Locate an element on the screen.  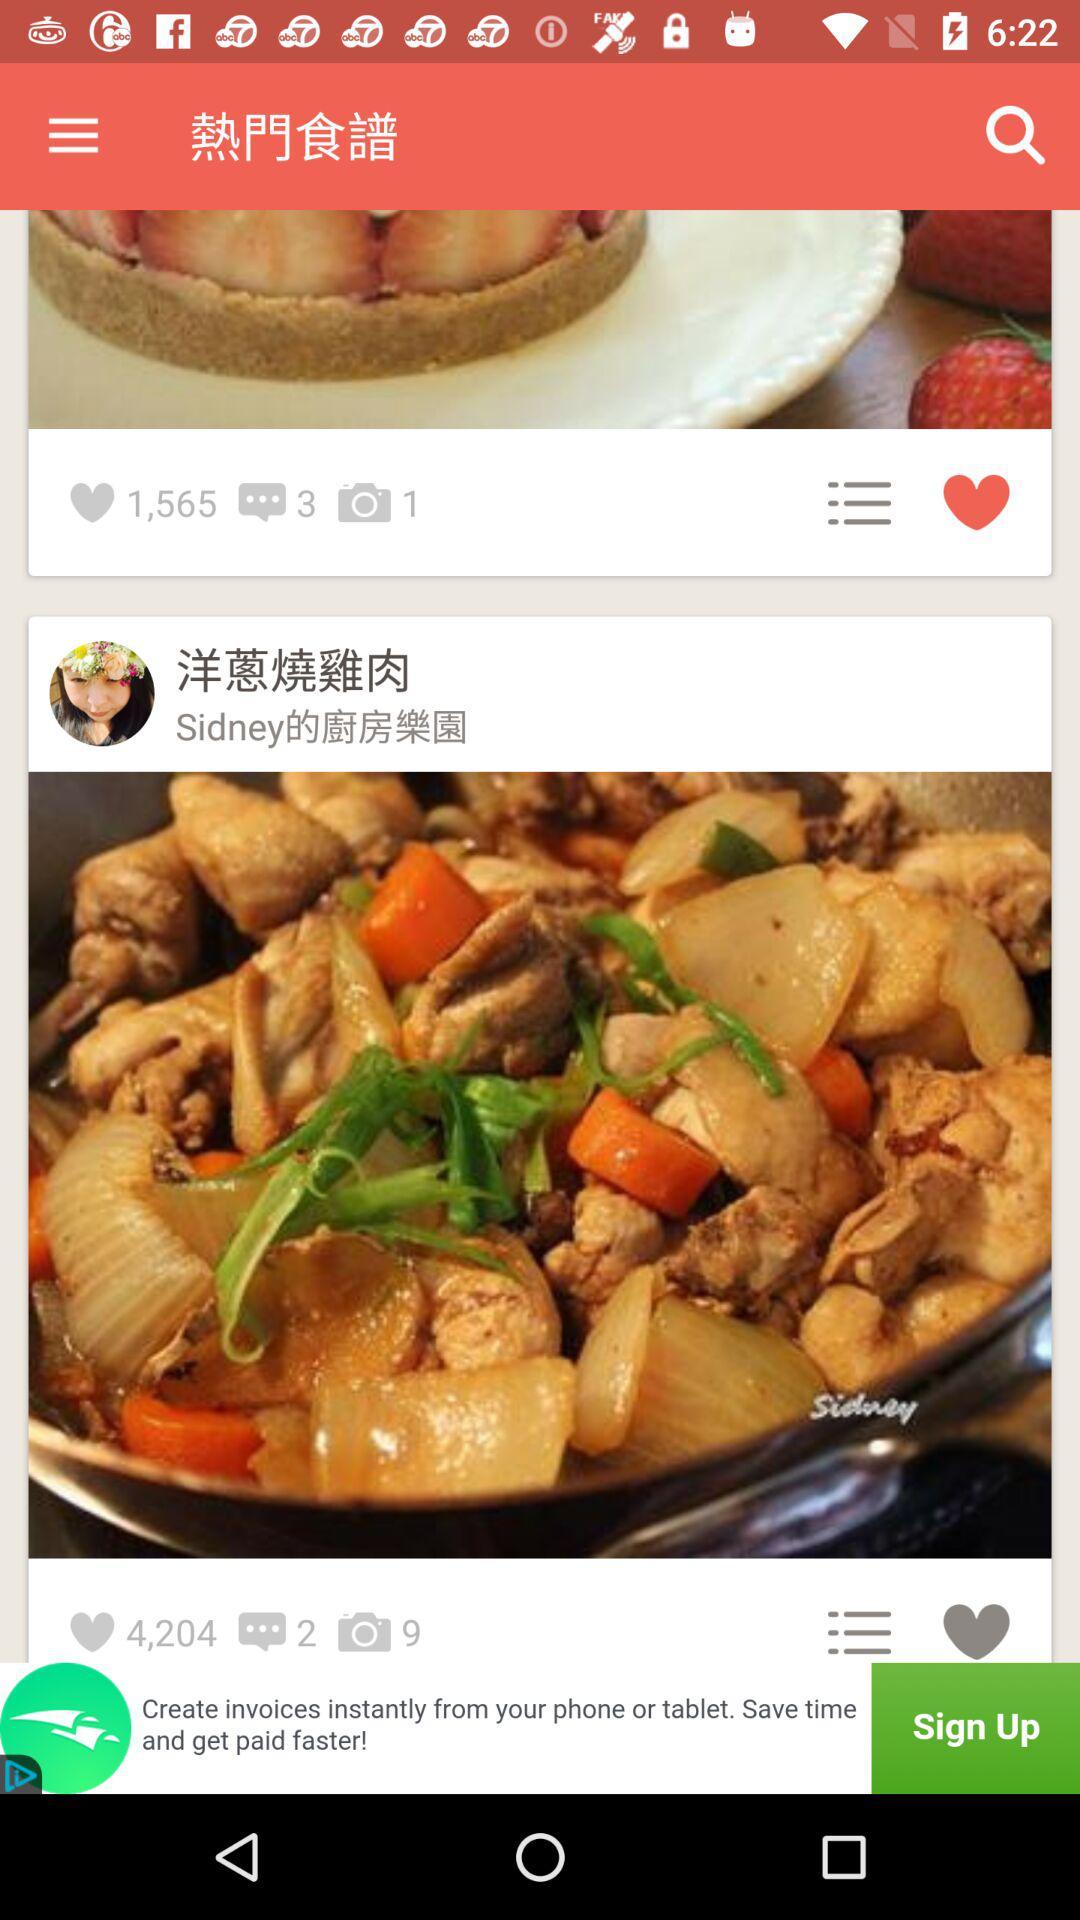
the icon above sign up and left side of heart symbol is located at coordinates (858, 1632).